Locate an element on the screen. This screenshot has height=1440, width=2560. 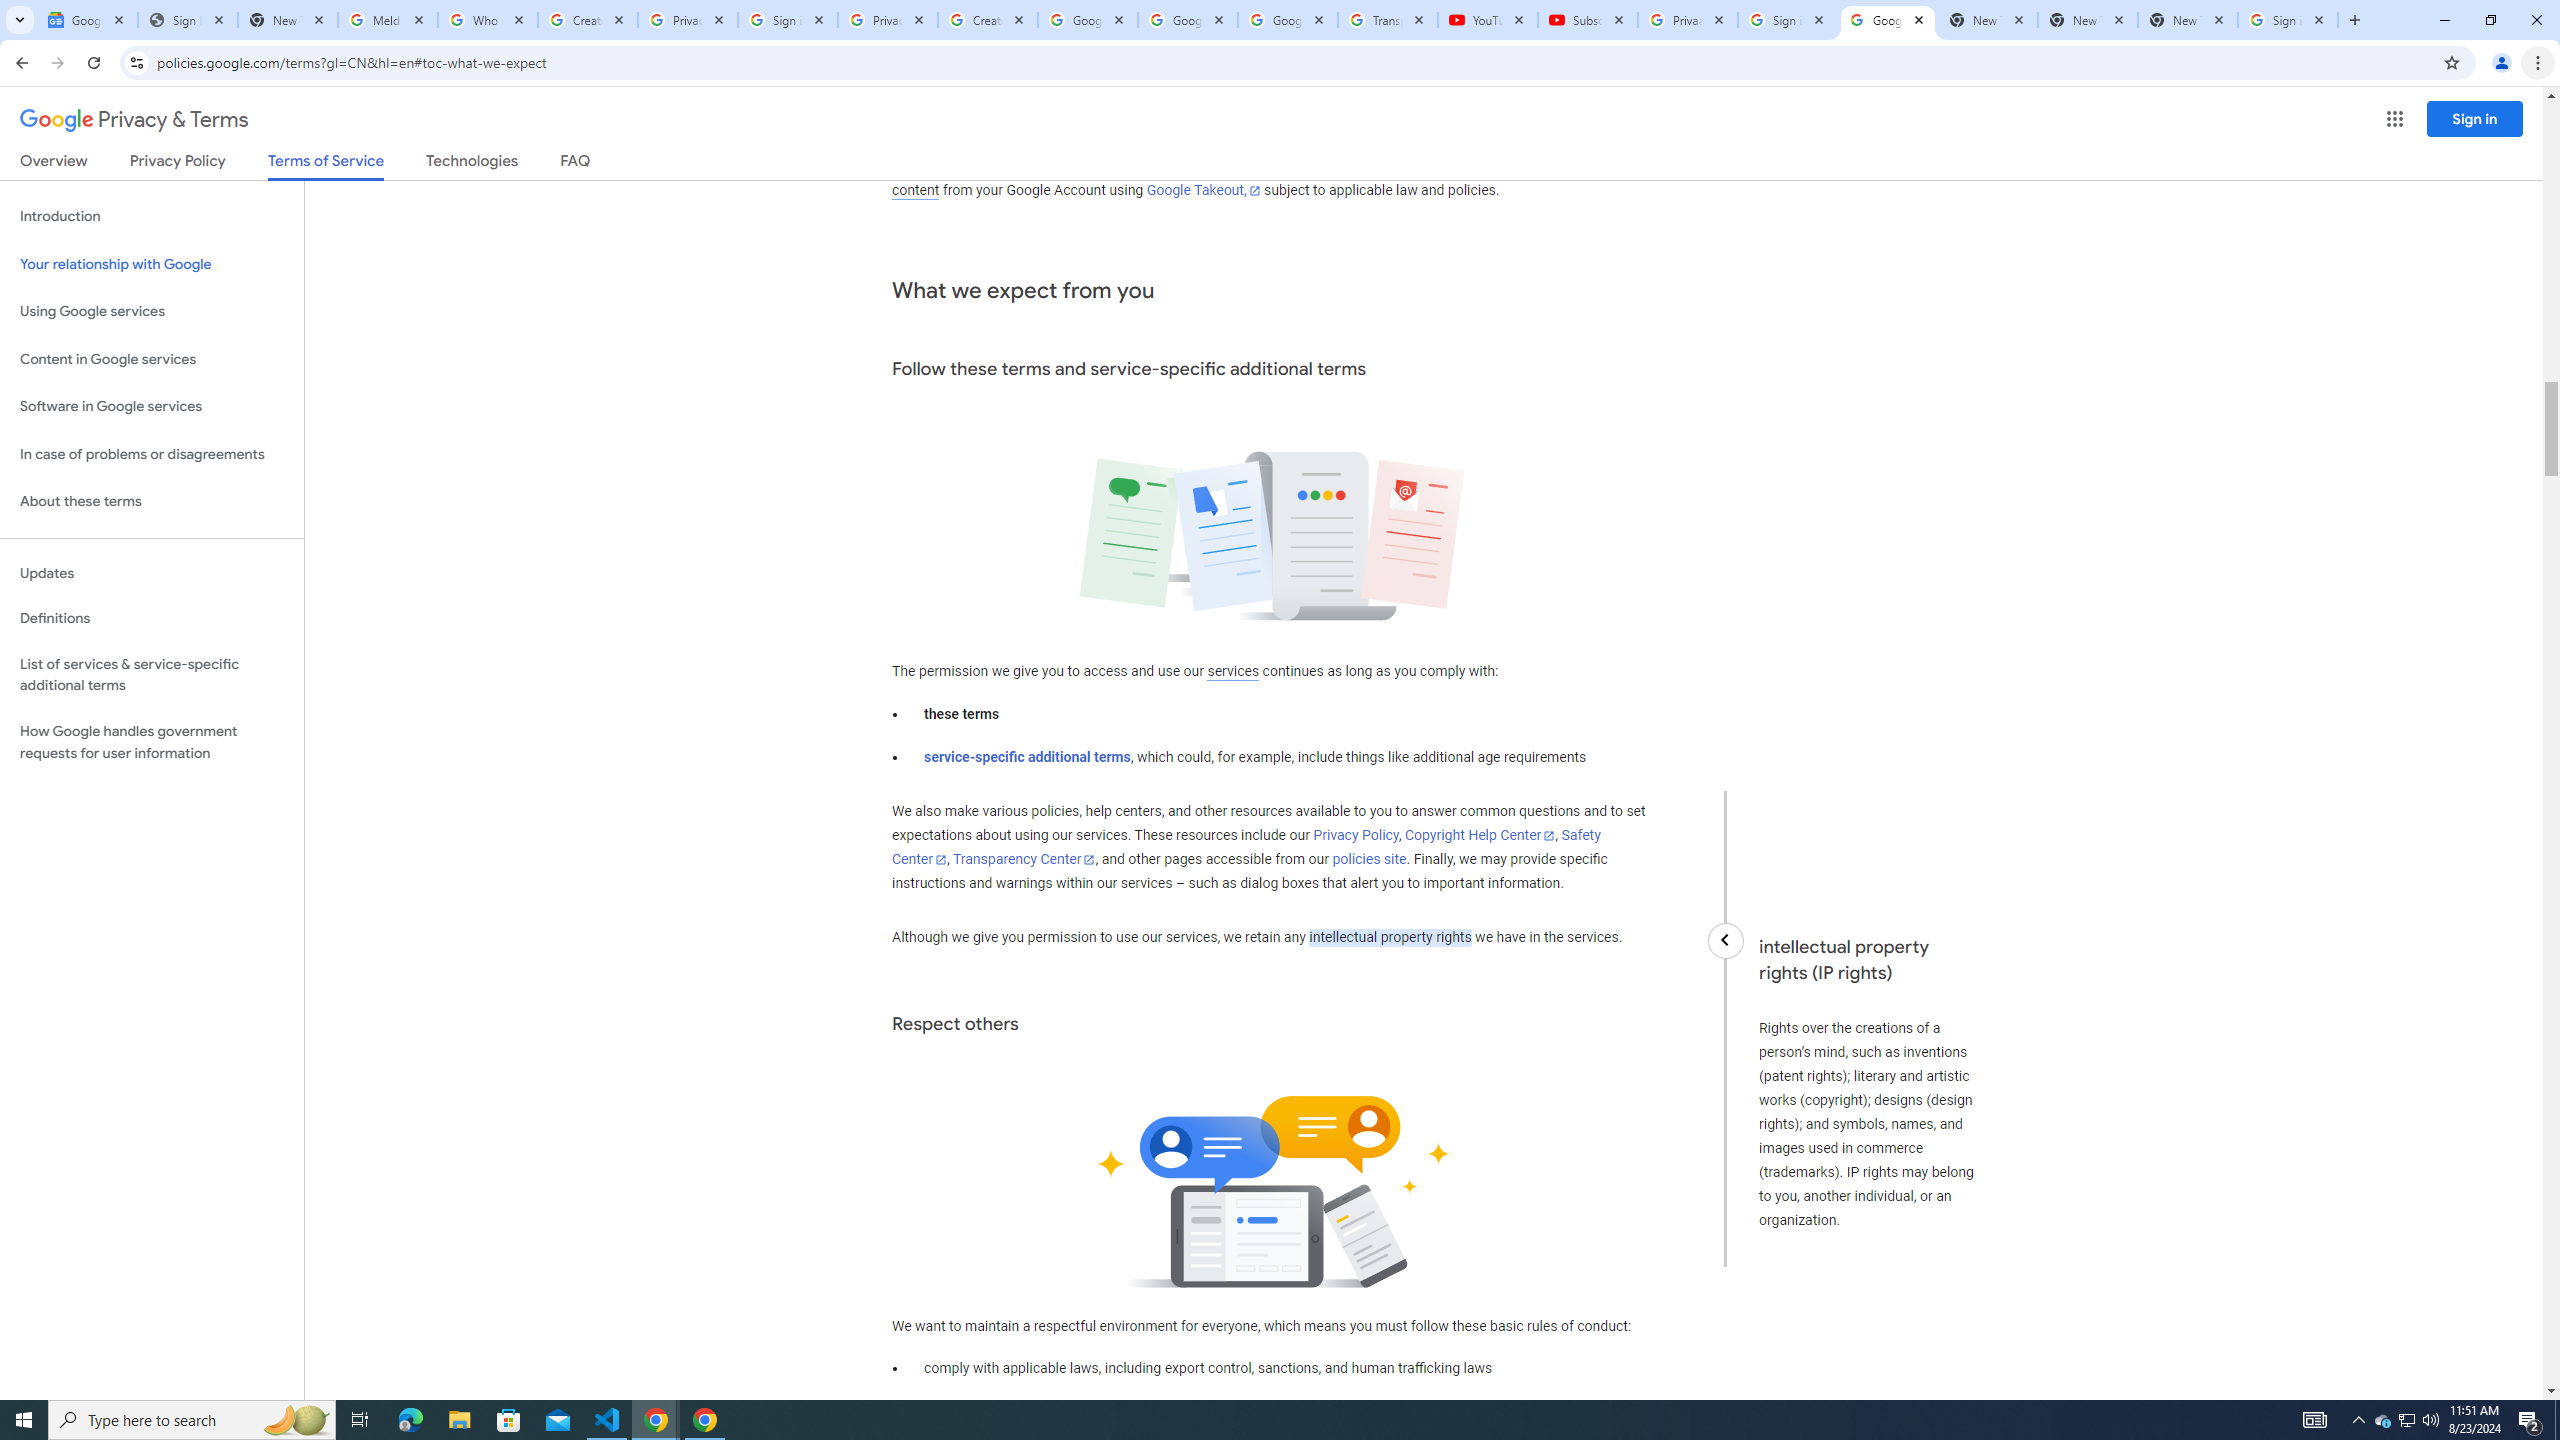
'About these terms' is located at coordinates (151, 501).